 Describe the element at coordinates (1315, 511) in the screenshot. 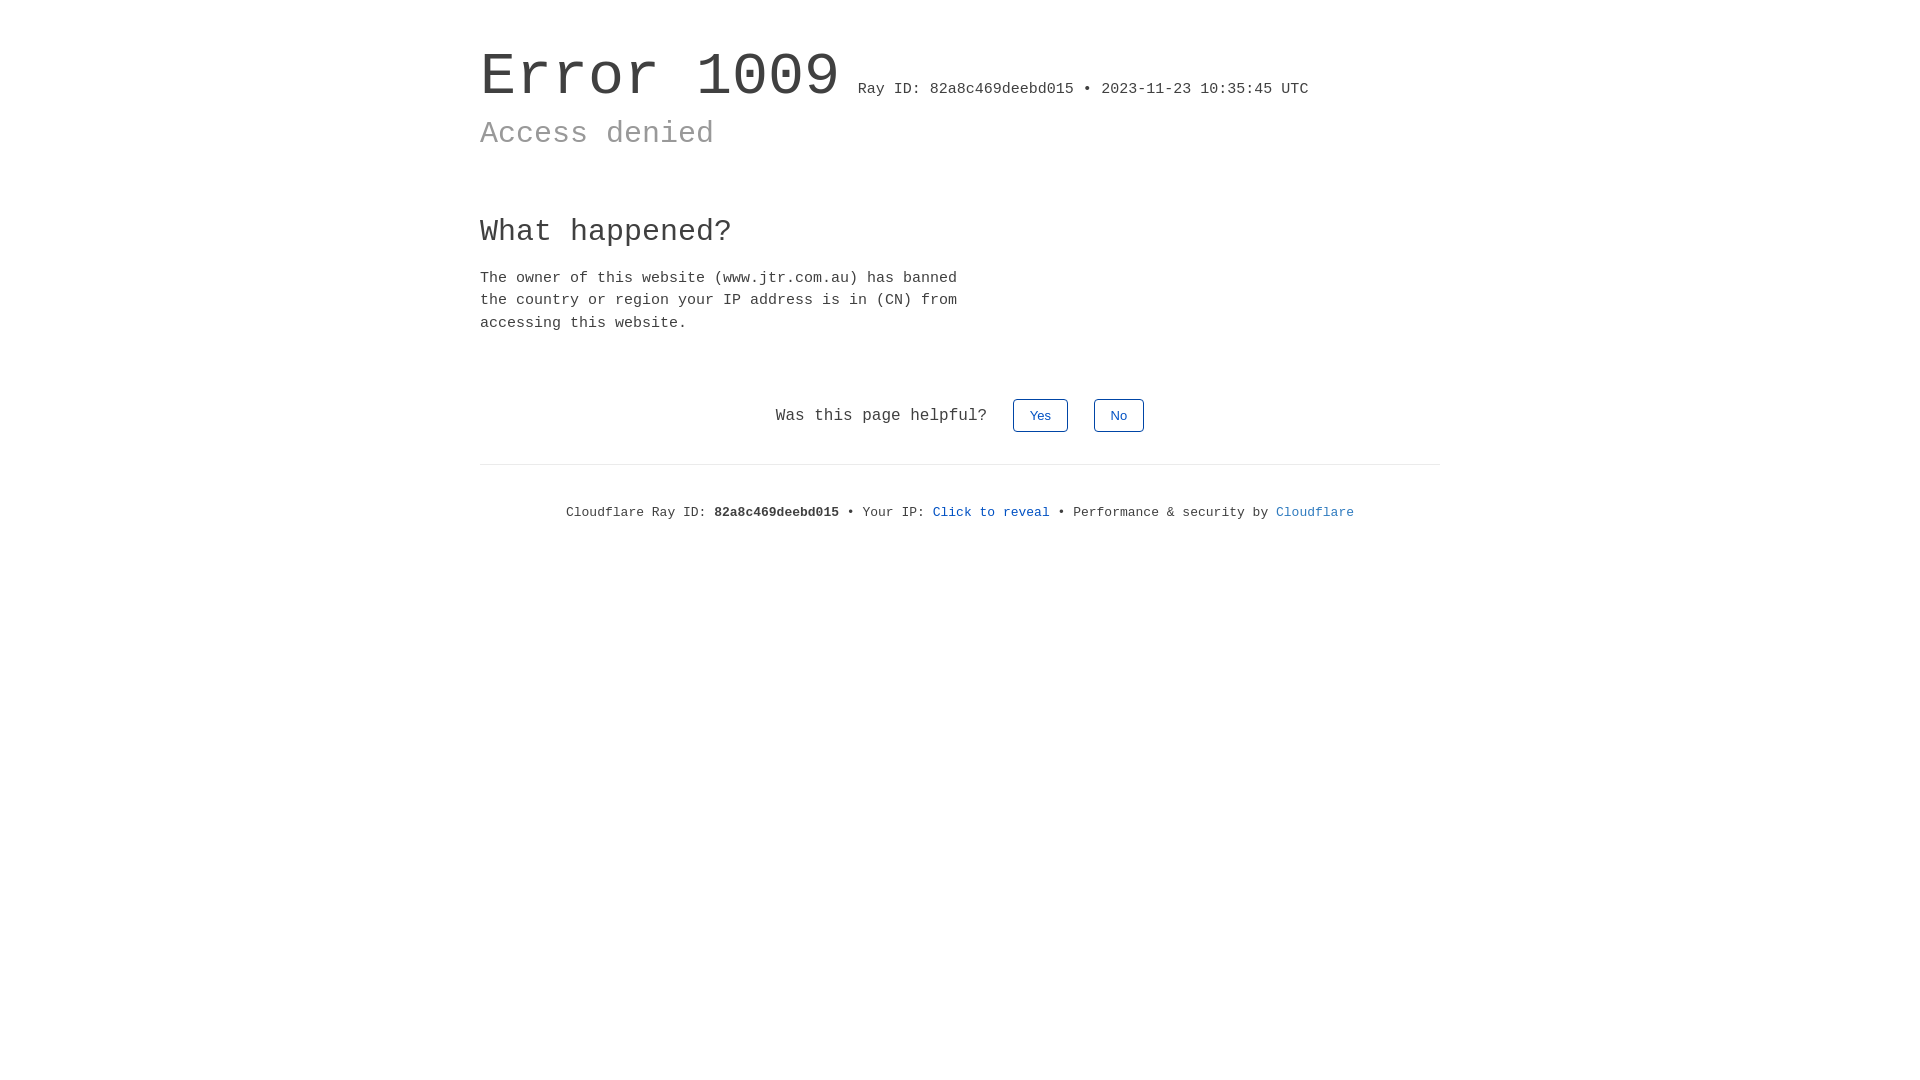

I see `'Cloudflare'` at that location.